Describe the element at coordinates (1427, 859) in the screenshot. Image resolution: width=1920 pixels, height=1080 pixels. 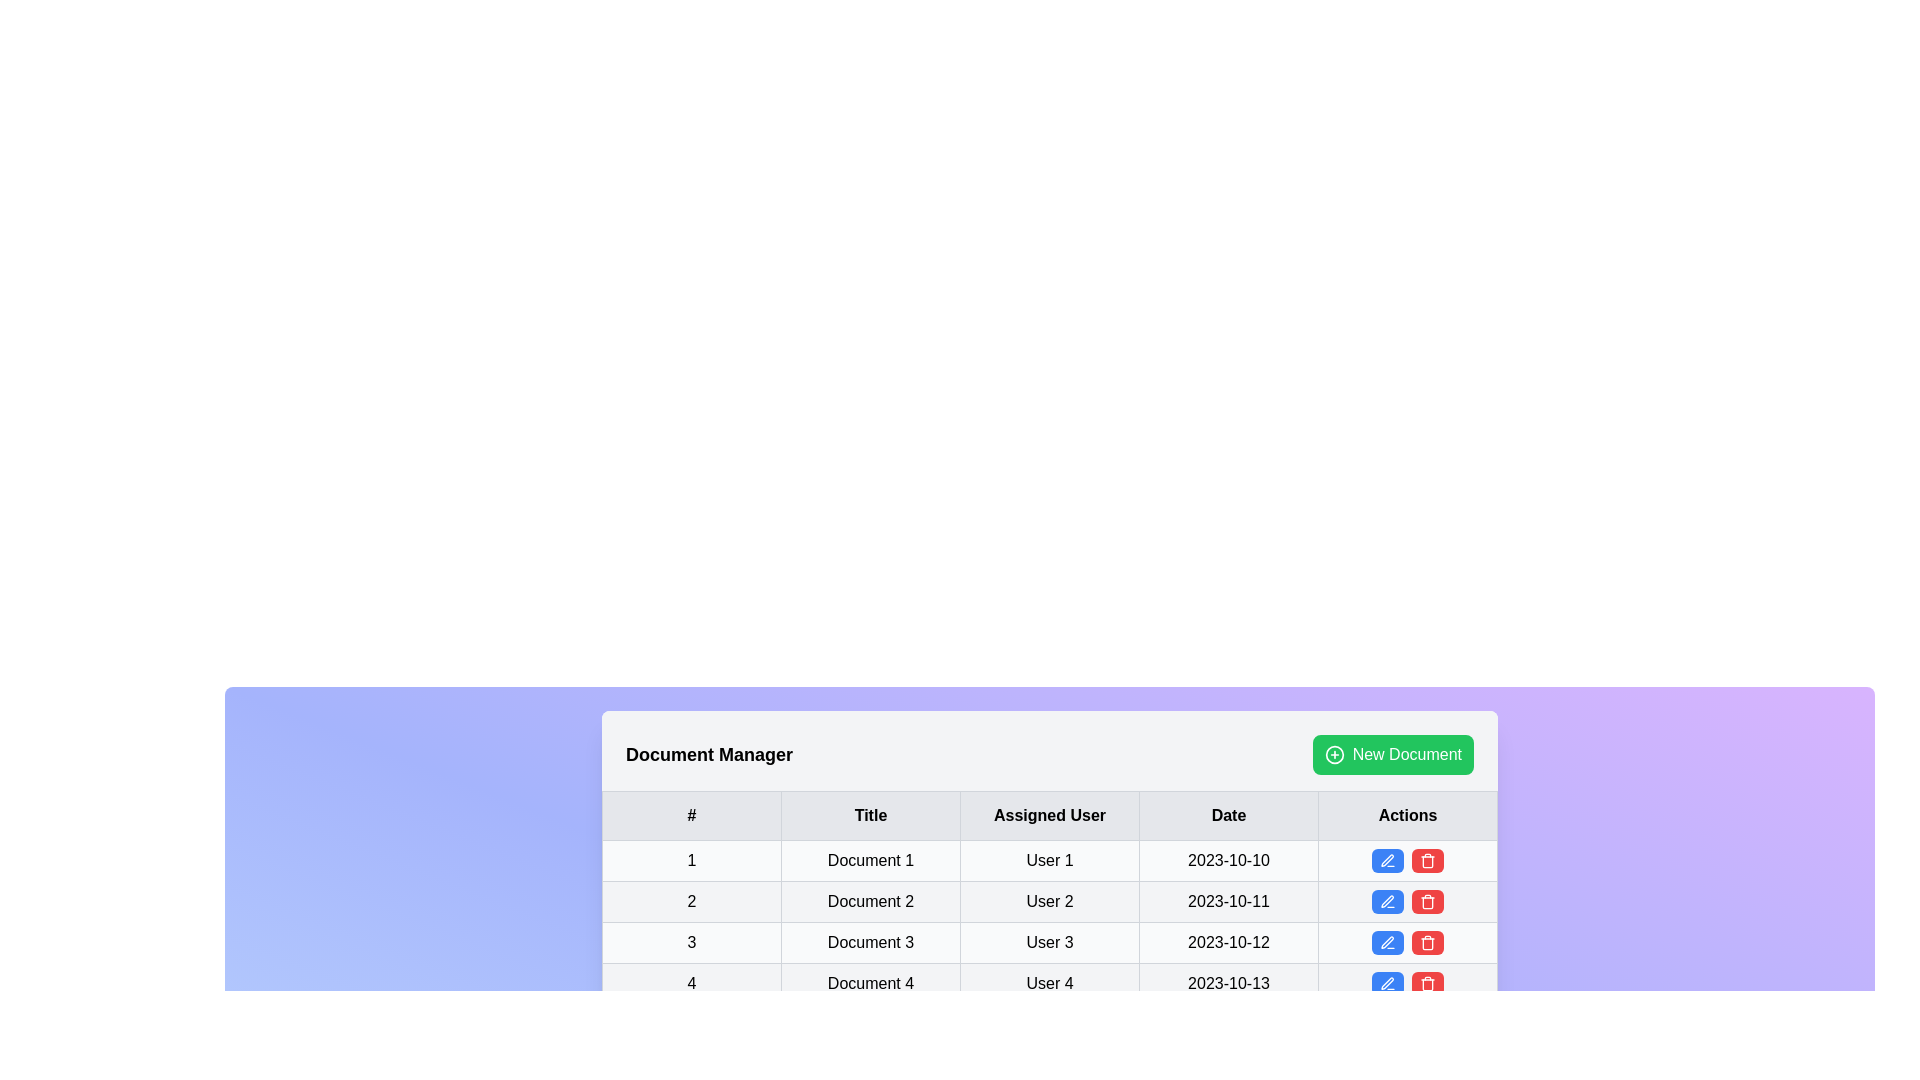
I see `the red delete button with a trash bin icon located in the 'Actions' column of the data table` at that location.